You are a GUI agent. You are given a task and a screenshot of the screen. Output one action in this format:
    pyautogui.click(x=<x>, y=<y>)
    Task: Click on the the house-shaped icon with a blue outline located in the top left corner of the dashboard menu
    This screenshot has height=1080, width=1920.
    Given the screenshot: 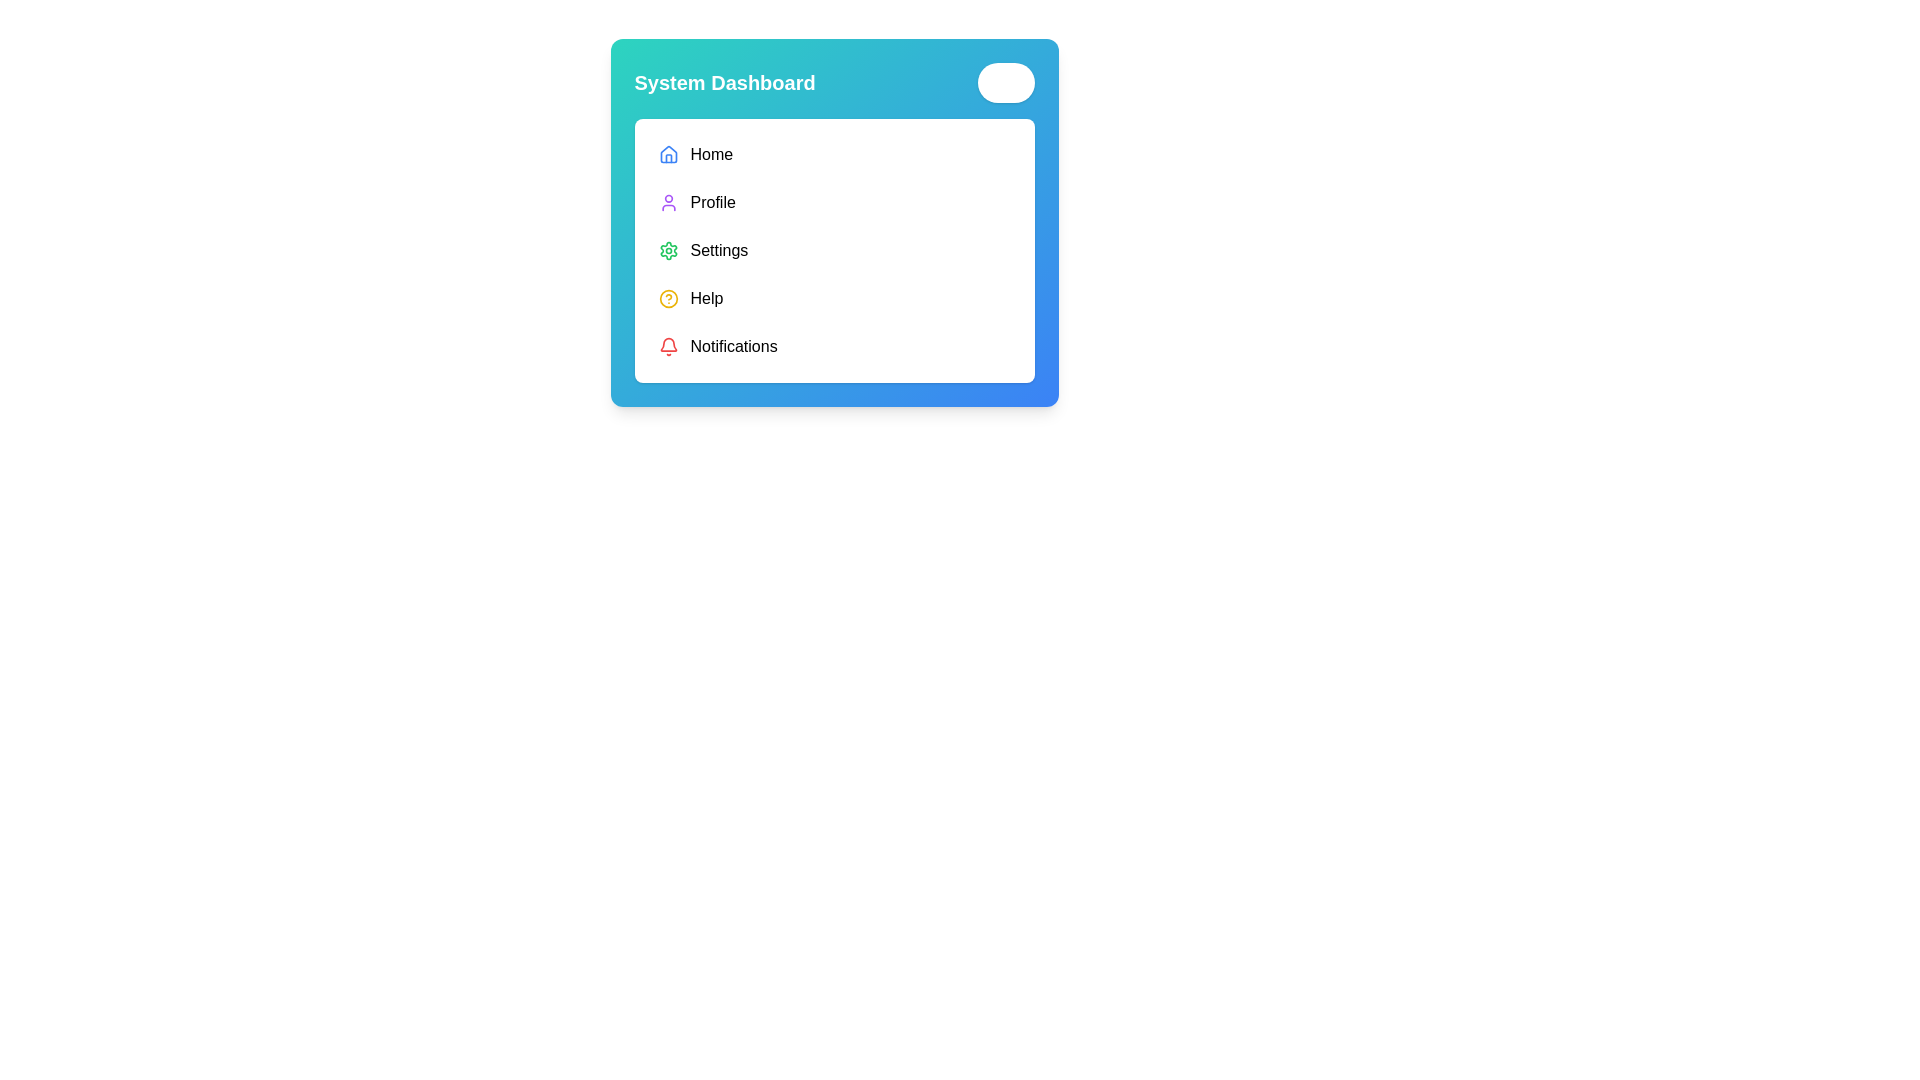 What is the action you would take?
    pyautogui.click(x=668, y=153)
    